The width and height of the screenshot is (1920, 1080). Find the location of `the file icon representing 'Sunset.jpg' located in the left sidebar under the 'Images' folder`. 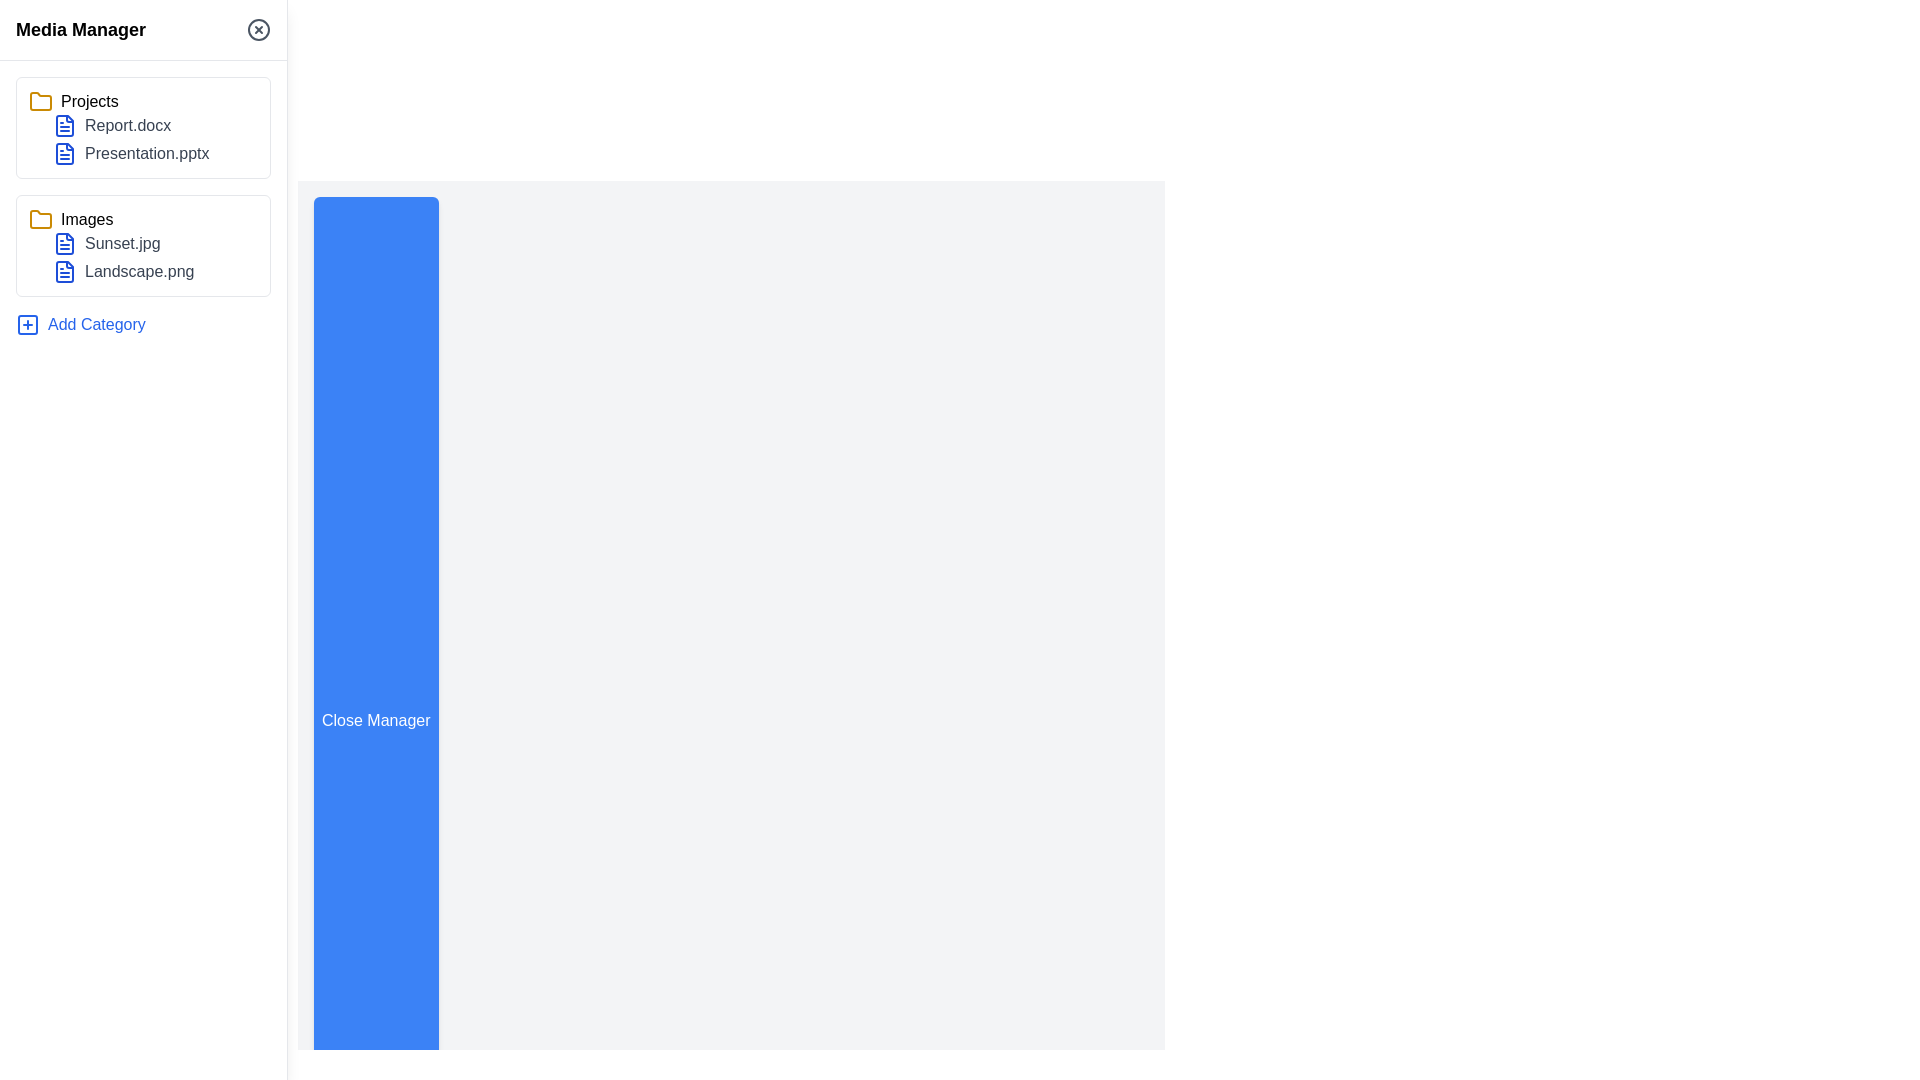

the file icon representing 'Sunset.jpg' located in the left sidebar under the 'Images' folder is located at coordinates (65, 242).